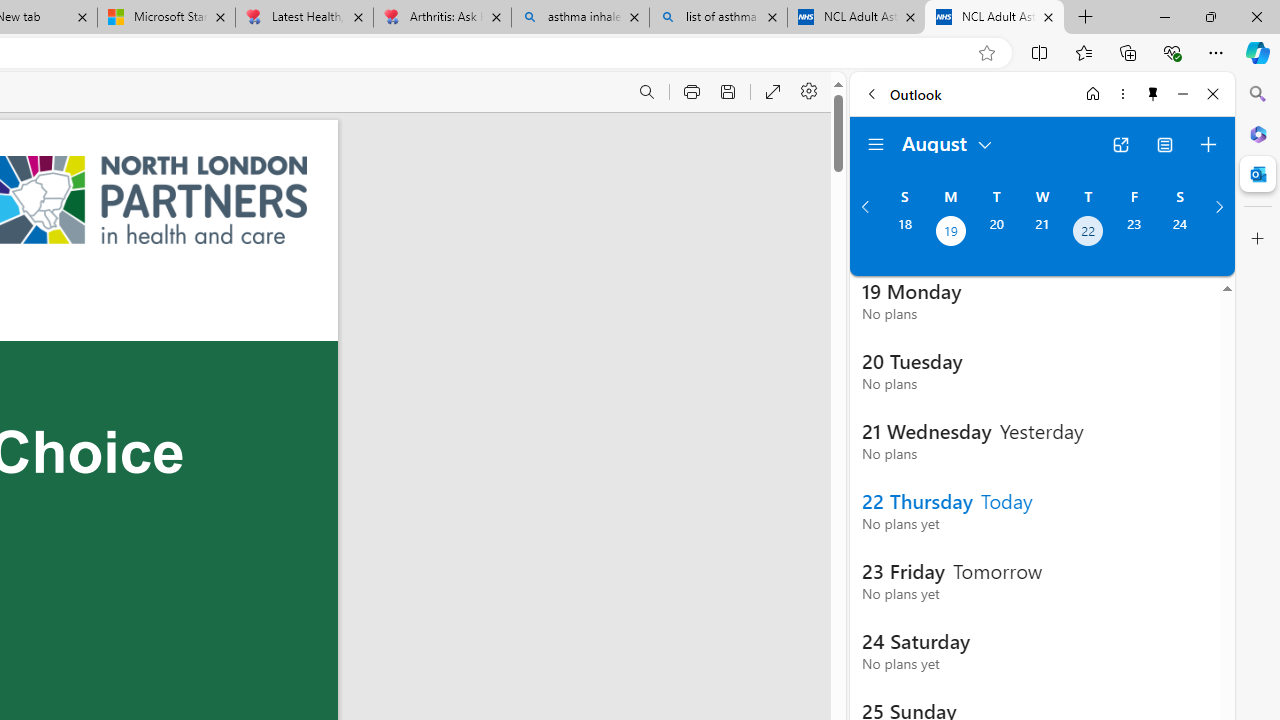  What do you see at coordinates (441, 17) in the screenshot?
I see `'Arthritis: Ask Health Professionals'` at bounding box center [441, 17].